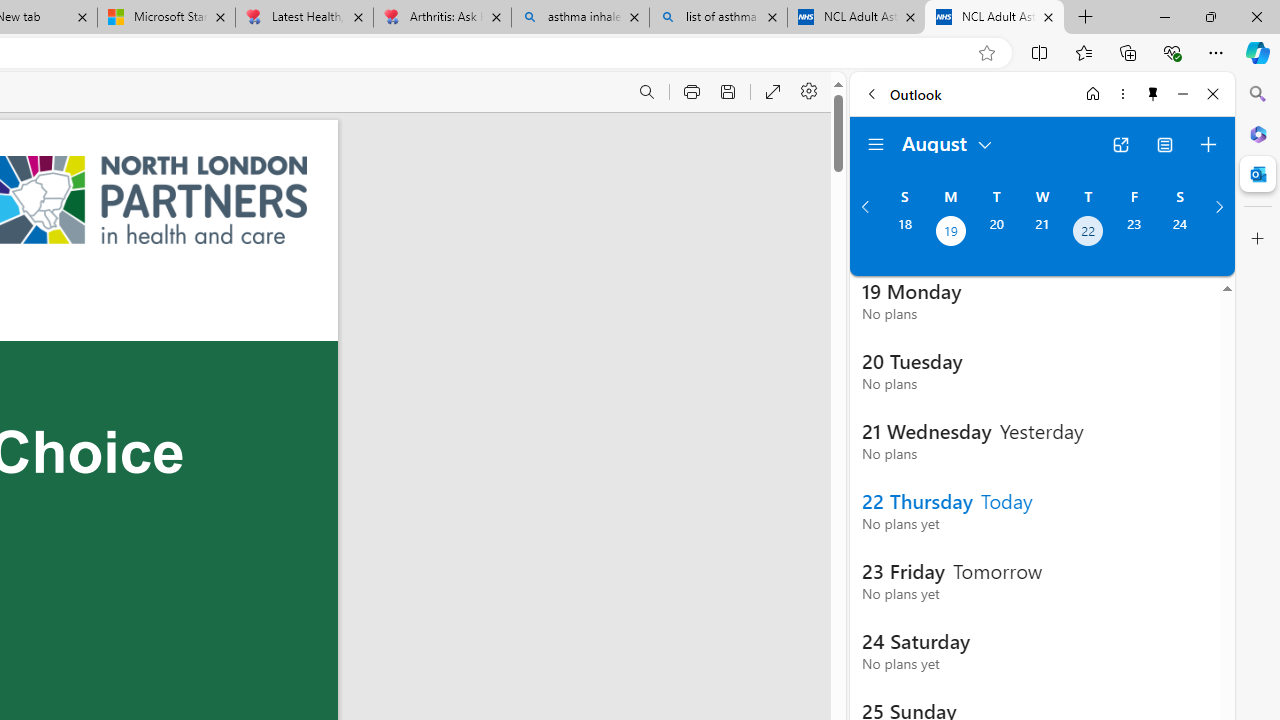  What do you see at coordinates (441, 17) in the screenshot?
I see `'Arthritis: Ask Health Professionals'` at bounding box center [441, 17].